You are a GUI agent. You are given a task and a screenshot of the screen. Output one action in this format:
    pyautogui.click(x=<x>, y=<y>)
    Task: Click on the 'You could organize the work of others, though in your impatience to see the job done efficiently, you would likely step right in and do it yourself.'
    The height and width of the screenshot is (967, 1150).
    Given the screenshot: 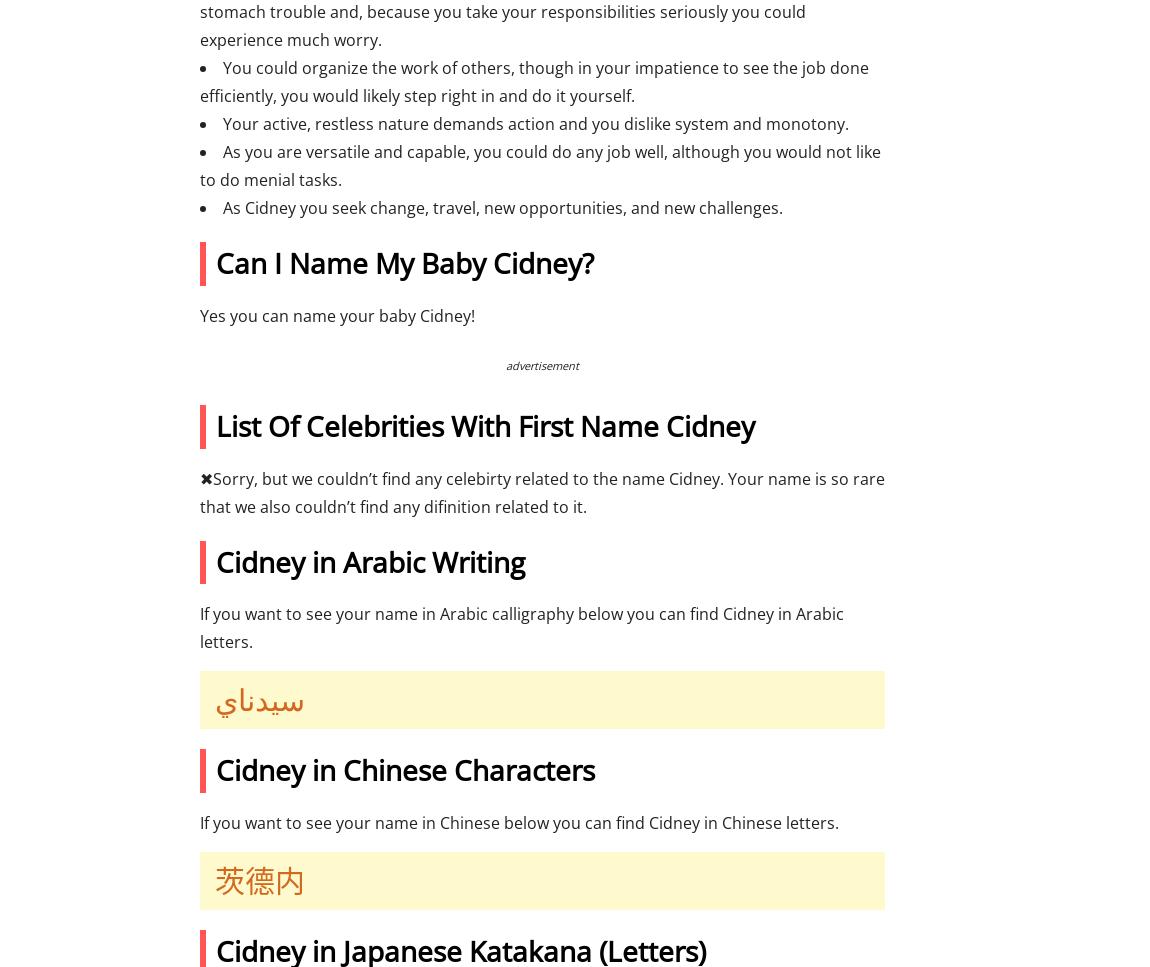 What is the action you would take?
    pyautogui.click(x=534, y=82)
    